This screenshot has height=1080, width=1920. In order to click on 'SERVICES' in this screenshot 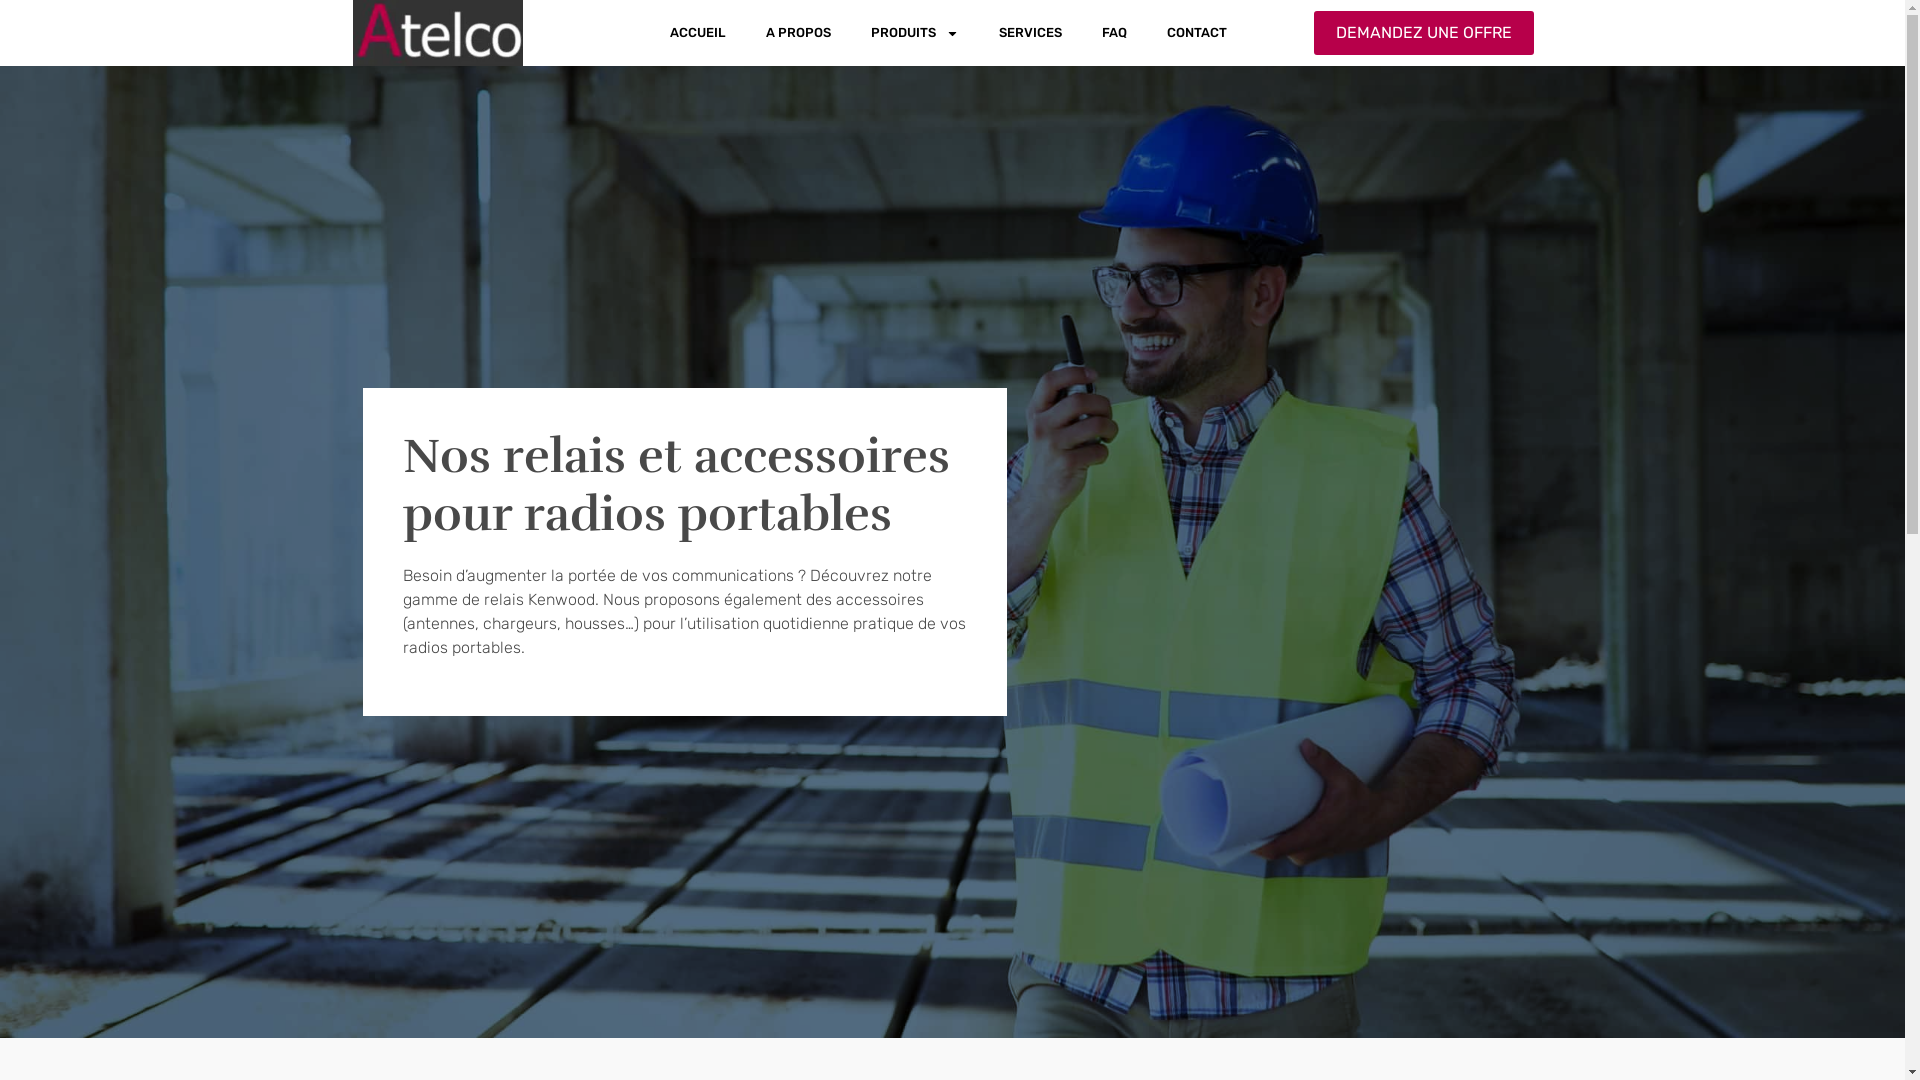, I will do `click(1030, 33)`.